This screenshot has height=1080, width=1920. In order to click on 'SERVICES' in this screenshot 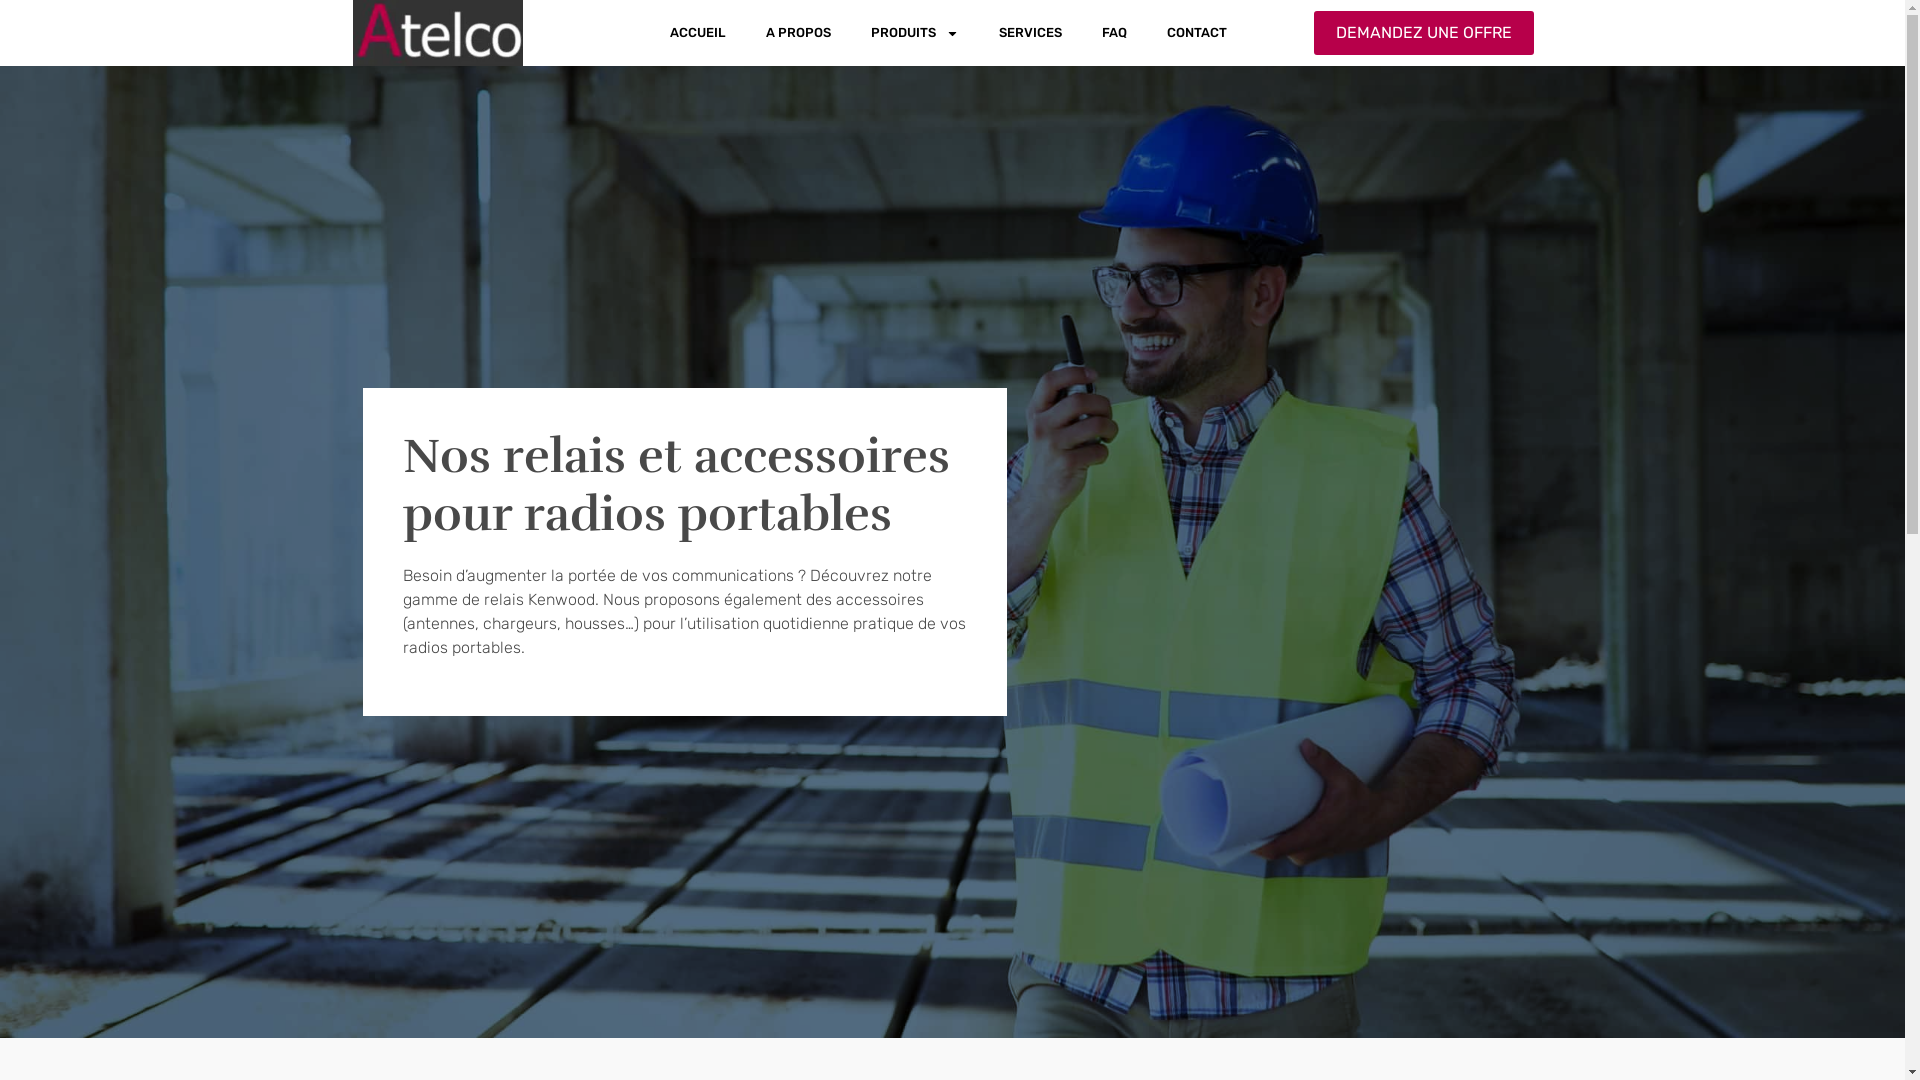, I will do `click(1030, 33)`.